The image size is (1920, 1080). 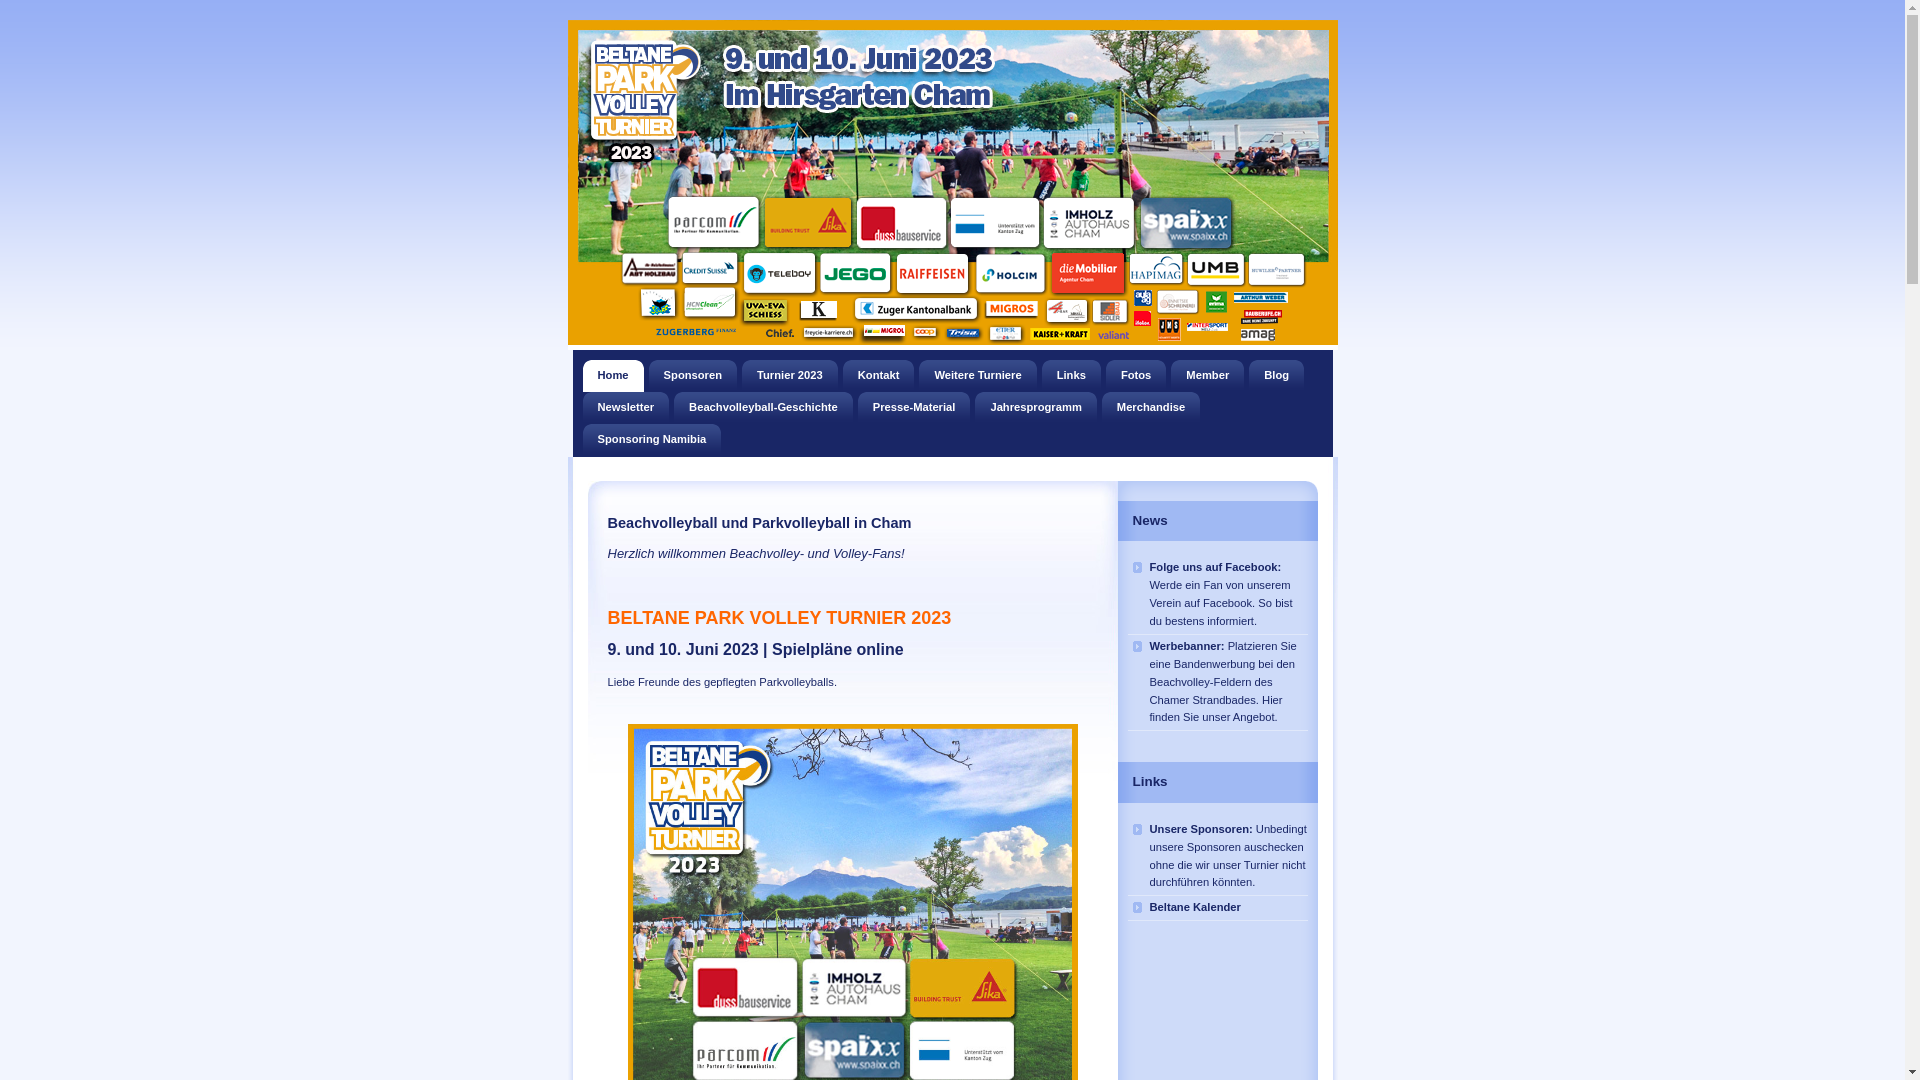 What do you see at coordinates (611, 375) in the screenshot?
I see `'Home` at bounding box center [611, 375].